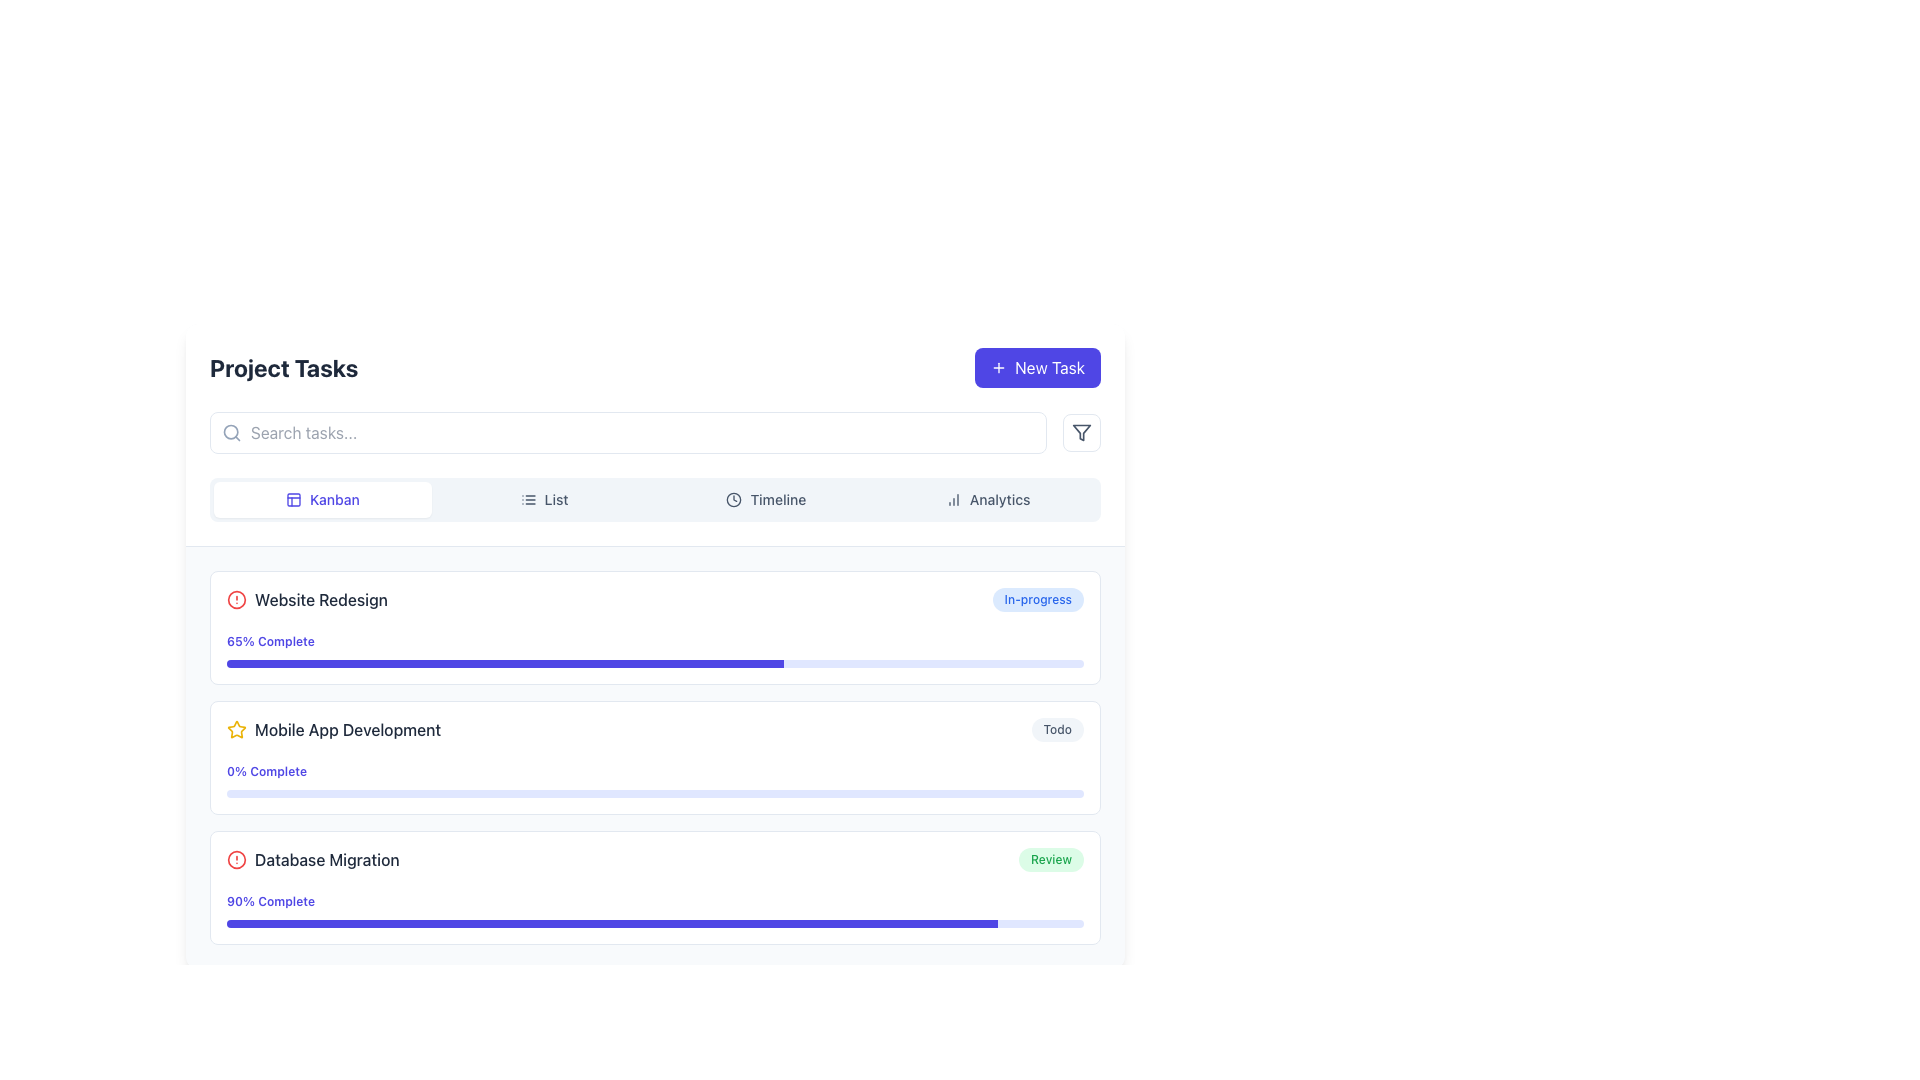 This screenshot has height=1080, width=1920. What do you see at coordinates (1080, 431) in the screenshot?
I see `the filter button located at the far right of the group of elements, next to the search bar and the 'New Task' button` at bounding box center [1080, 431].